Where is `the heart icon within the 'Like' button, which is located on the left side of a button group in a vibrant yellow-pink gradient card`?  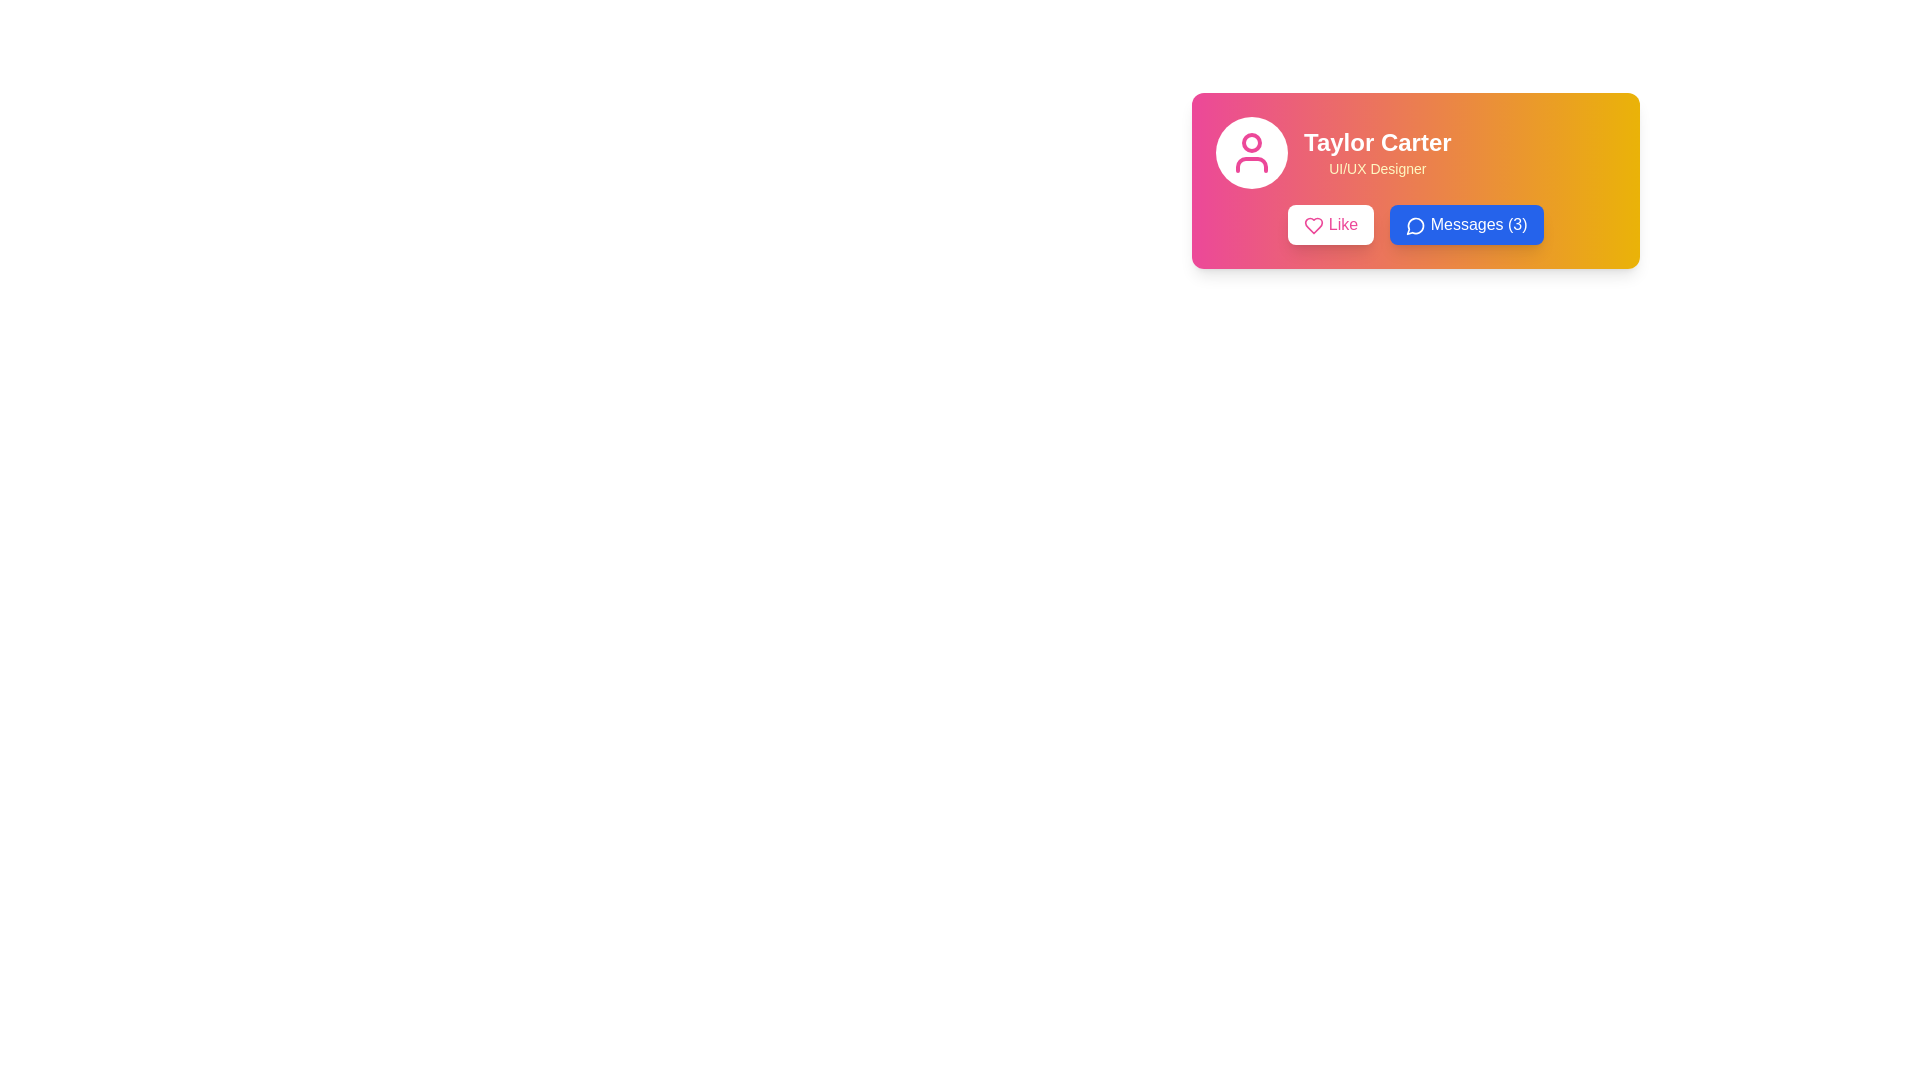
the heart icon within the 'Like' button, which is located on the left side of a button group in a vibrant yellow-pink gradient card is located at coordinates (1314, 225).